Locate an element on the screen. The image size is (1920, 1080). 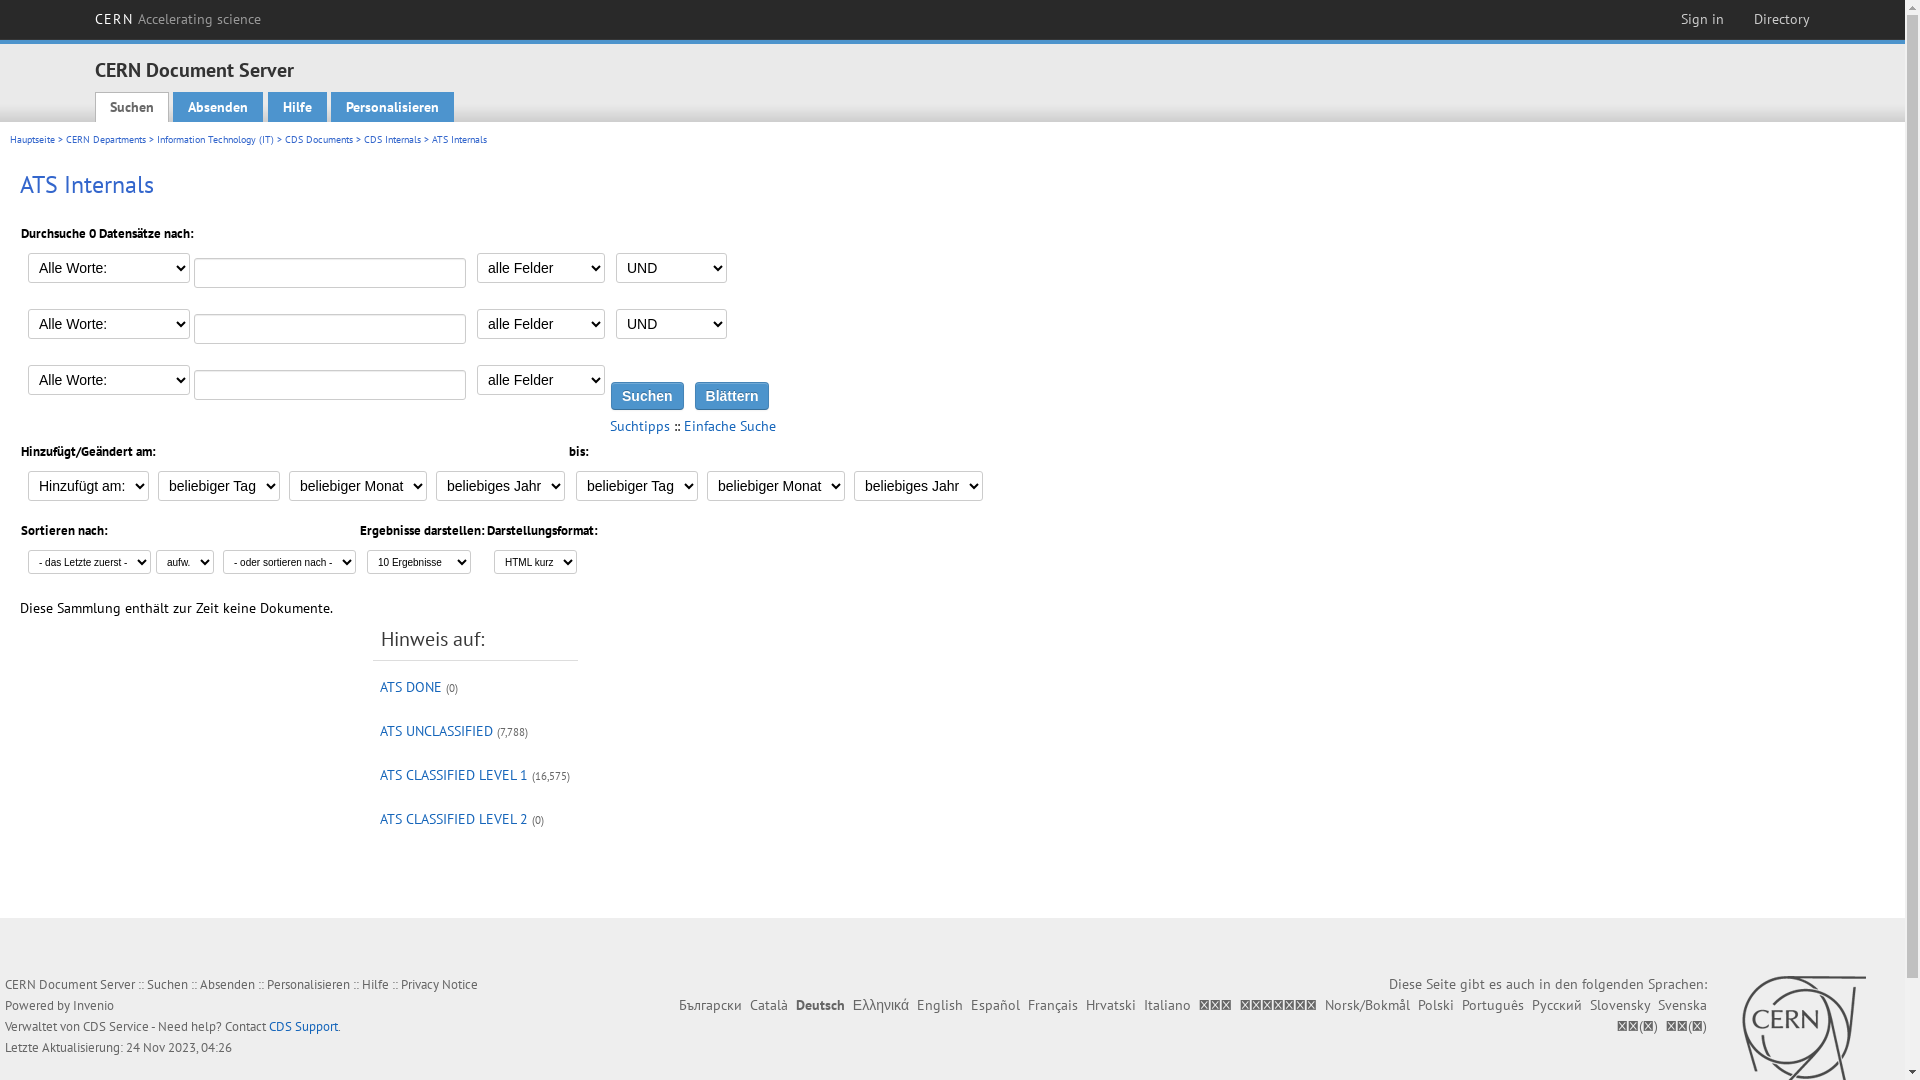
'Slovensky' is located at coordinates (1620, 1005).